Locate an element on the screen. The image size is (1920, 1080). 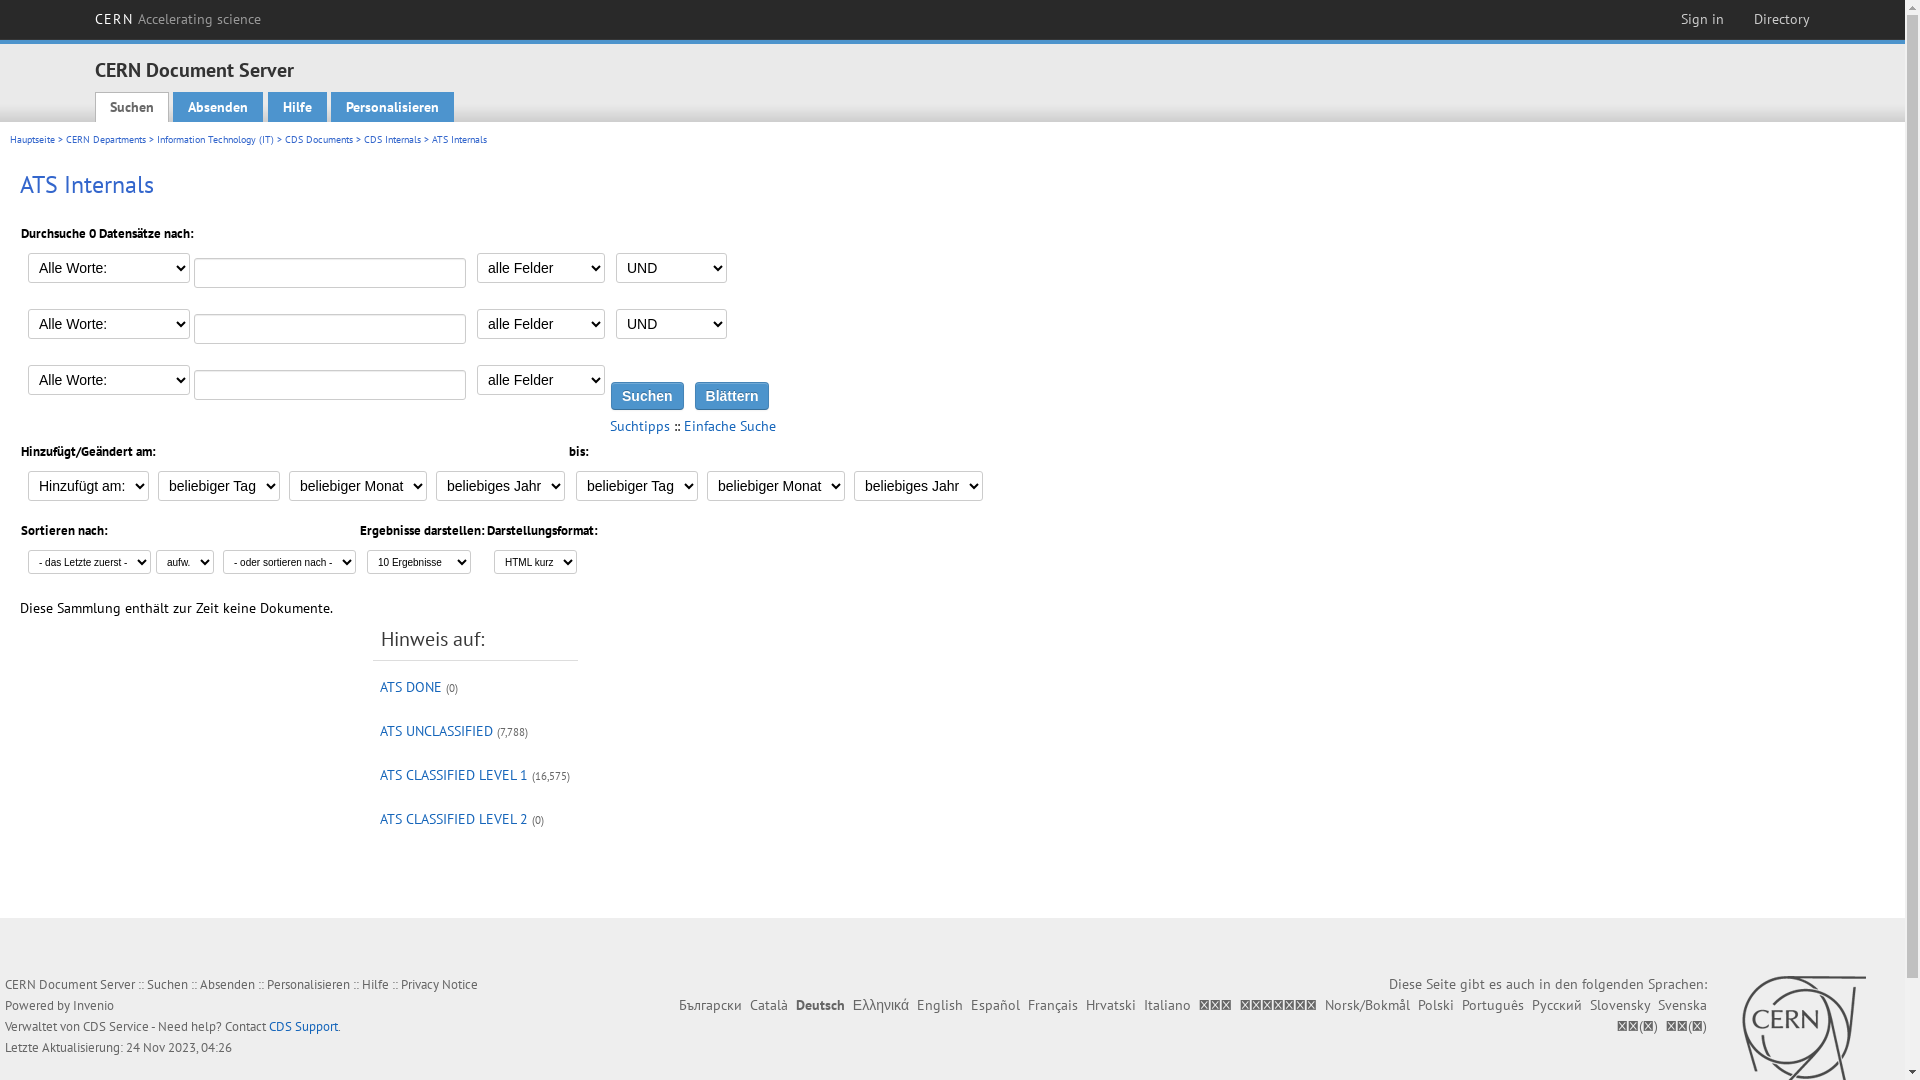
'Slovensky' is located at coordinates (1620, 1005).